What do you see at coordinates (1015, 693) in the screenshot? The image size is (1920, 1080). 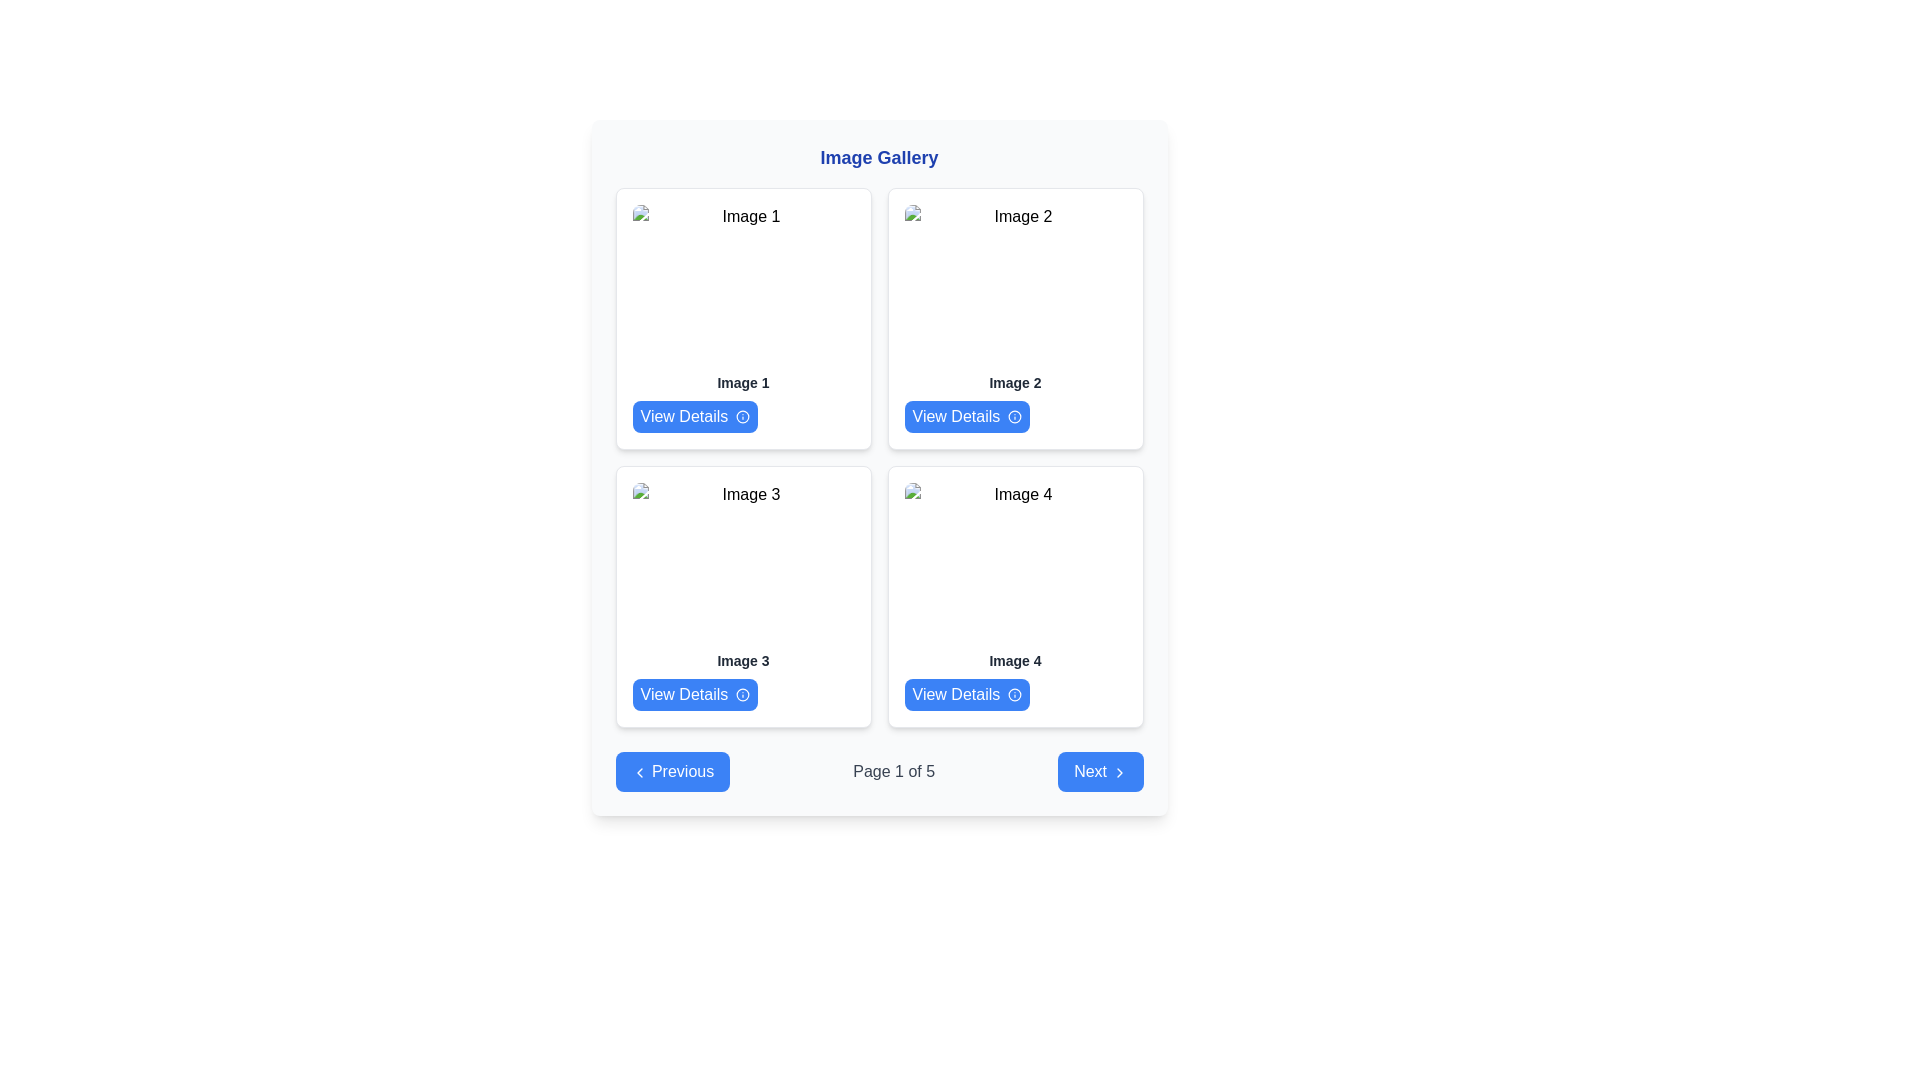 I see `the SVG Circle element outlined with a stroke, part of the 'View Details' button located in the bottom right quadrant next to the fourth image in the grid layout` at bounding box center [1015, 693].